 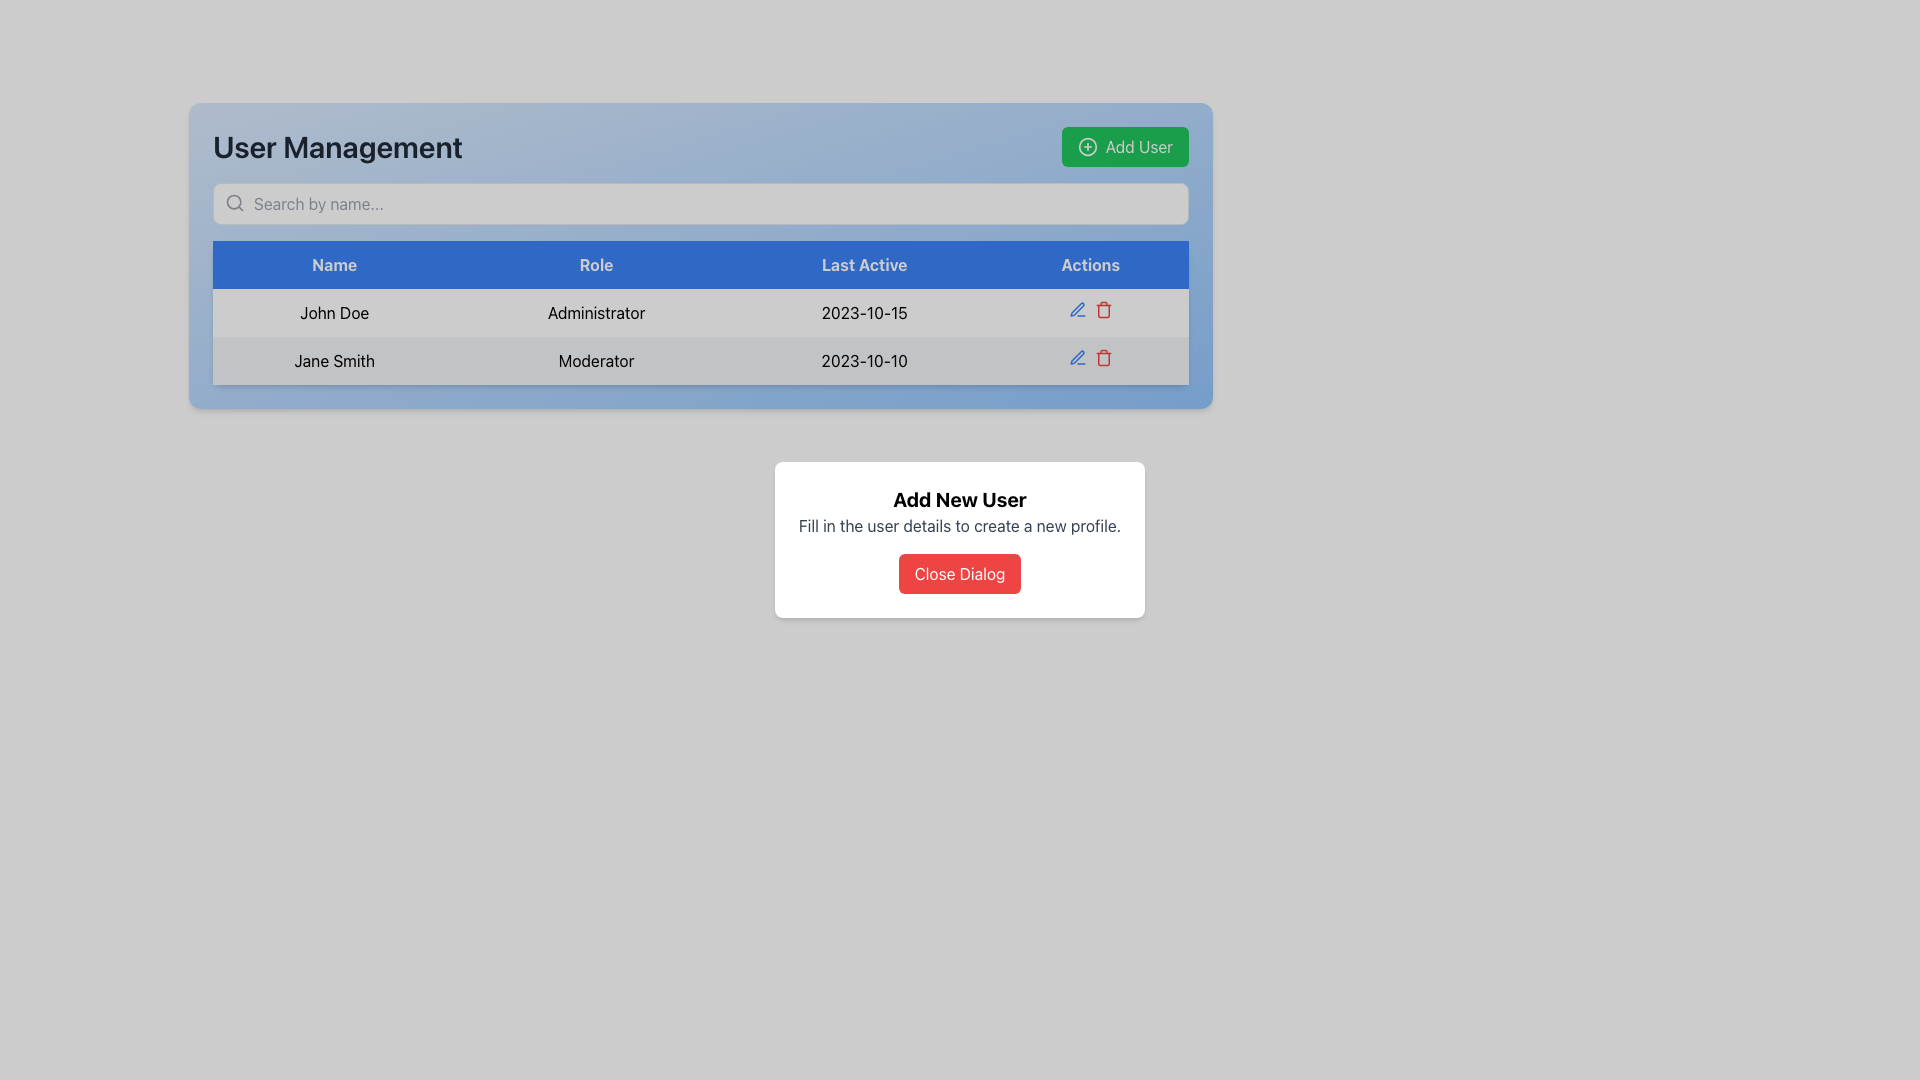 I want to click on the green circular icon with a '+' symbol, which is part of the 'Add User' button located at the top-right of the user management panel, so click(x=1086, y=145).